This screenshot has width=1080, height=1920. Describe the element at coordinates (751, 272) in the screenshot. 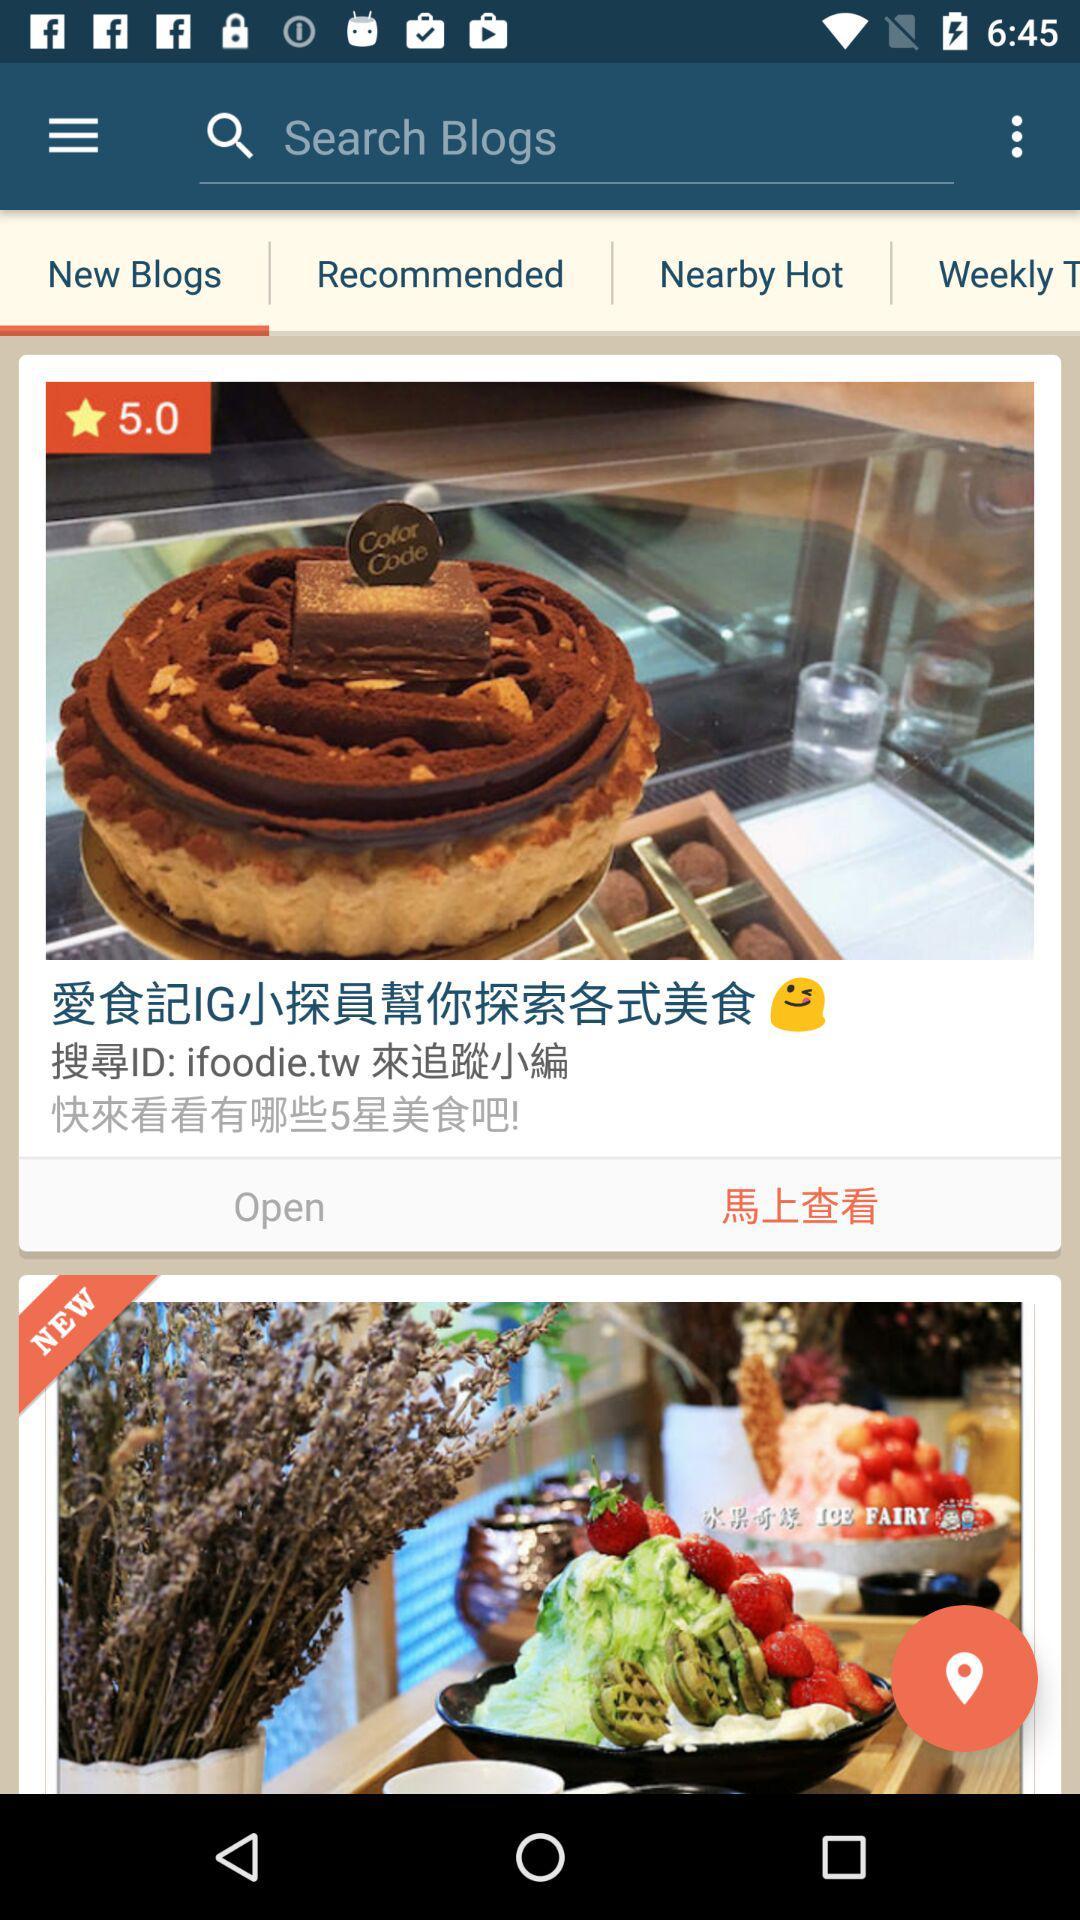

I see `nearby hot icon` at that location.